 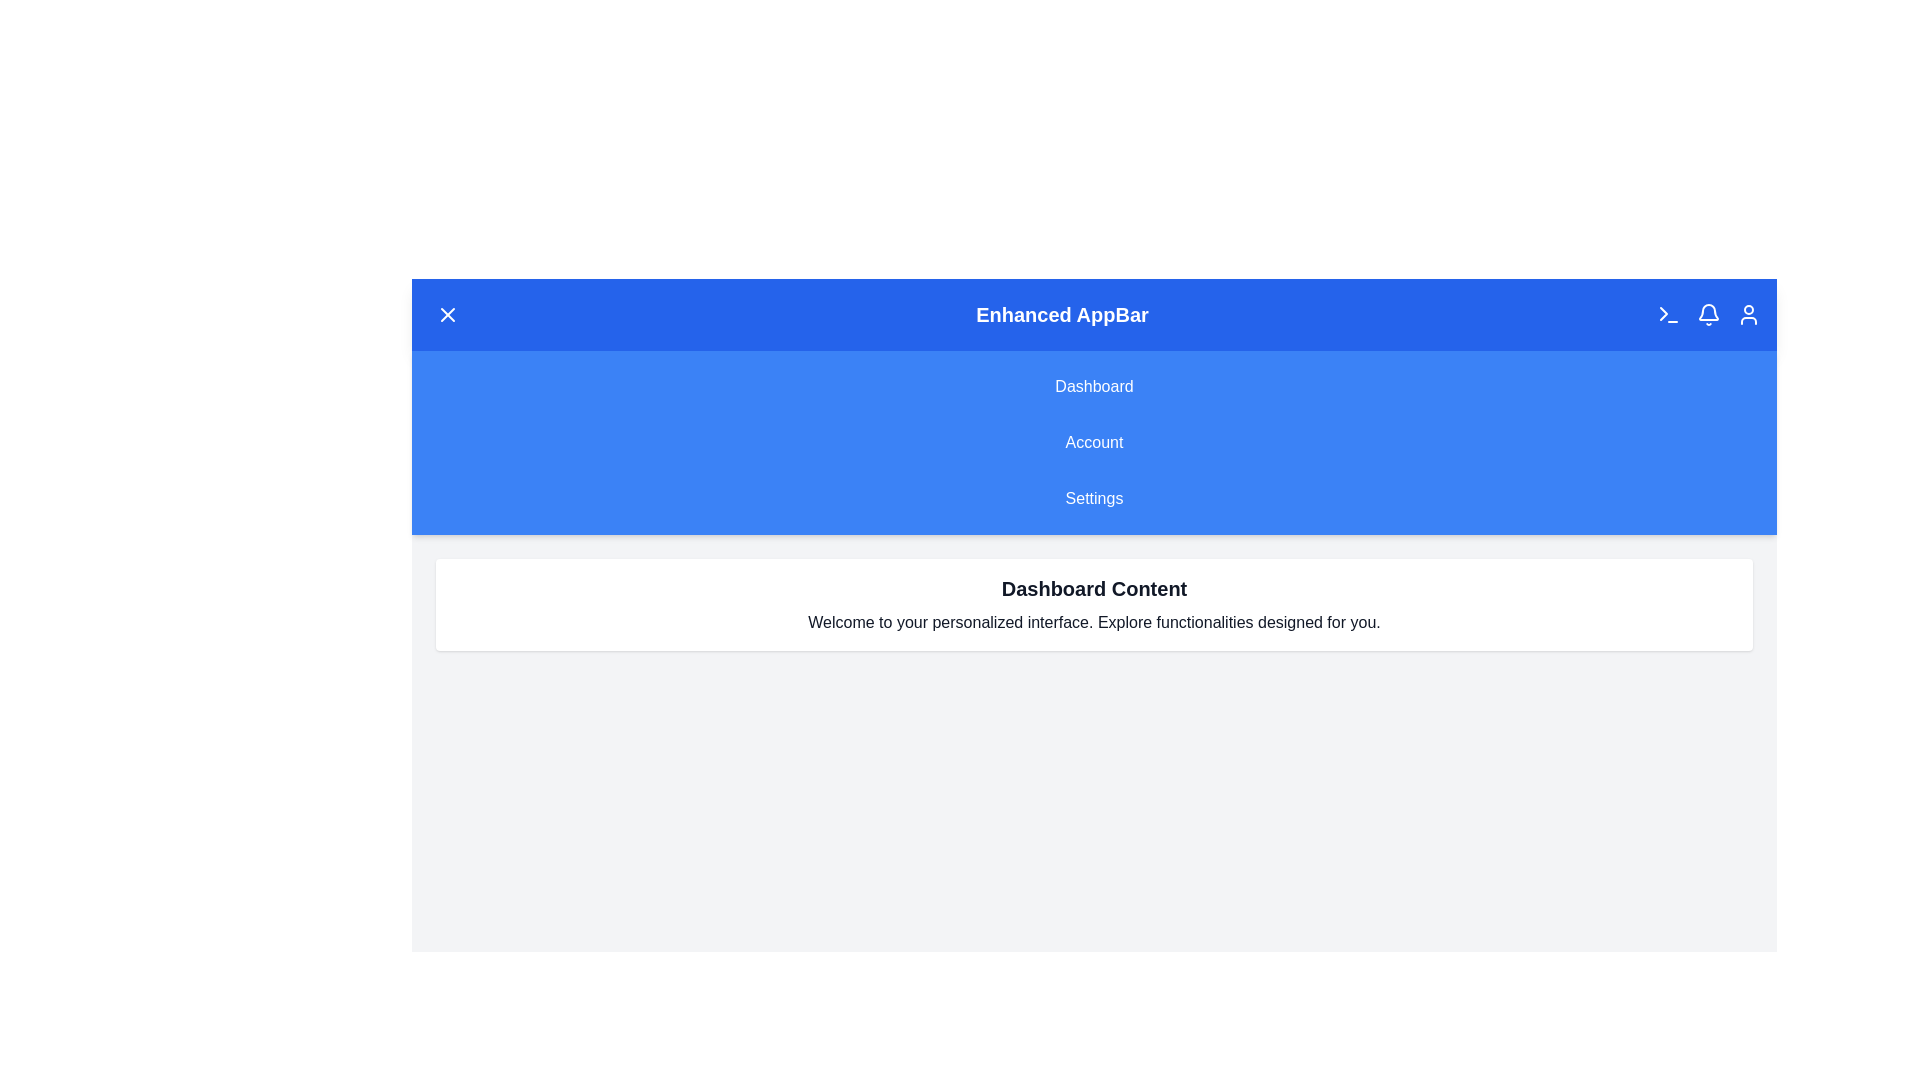 What do you see at coordinates (1747, 315) in the screenshot?
I see `the 'User' icon to open the user profile` at bounding box center [1747, 315].